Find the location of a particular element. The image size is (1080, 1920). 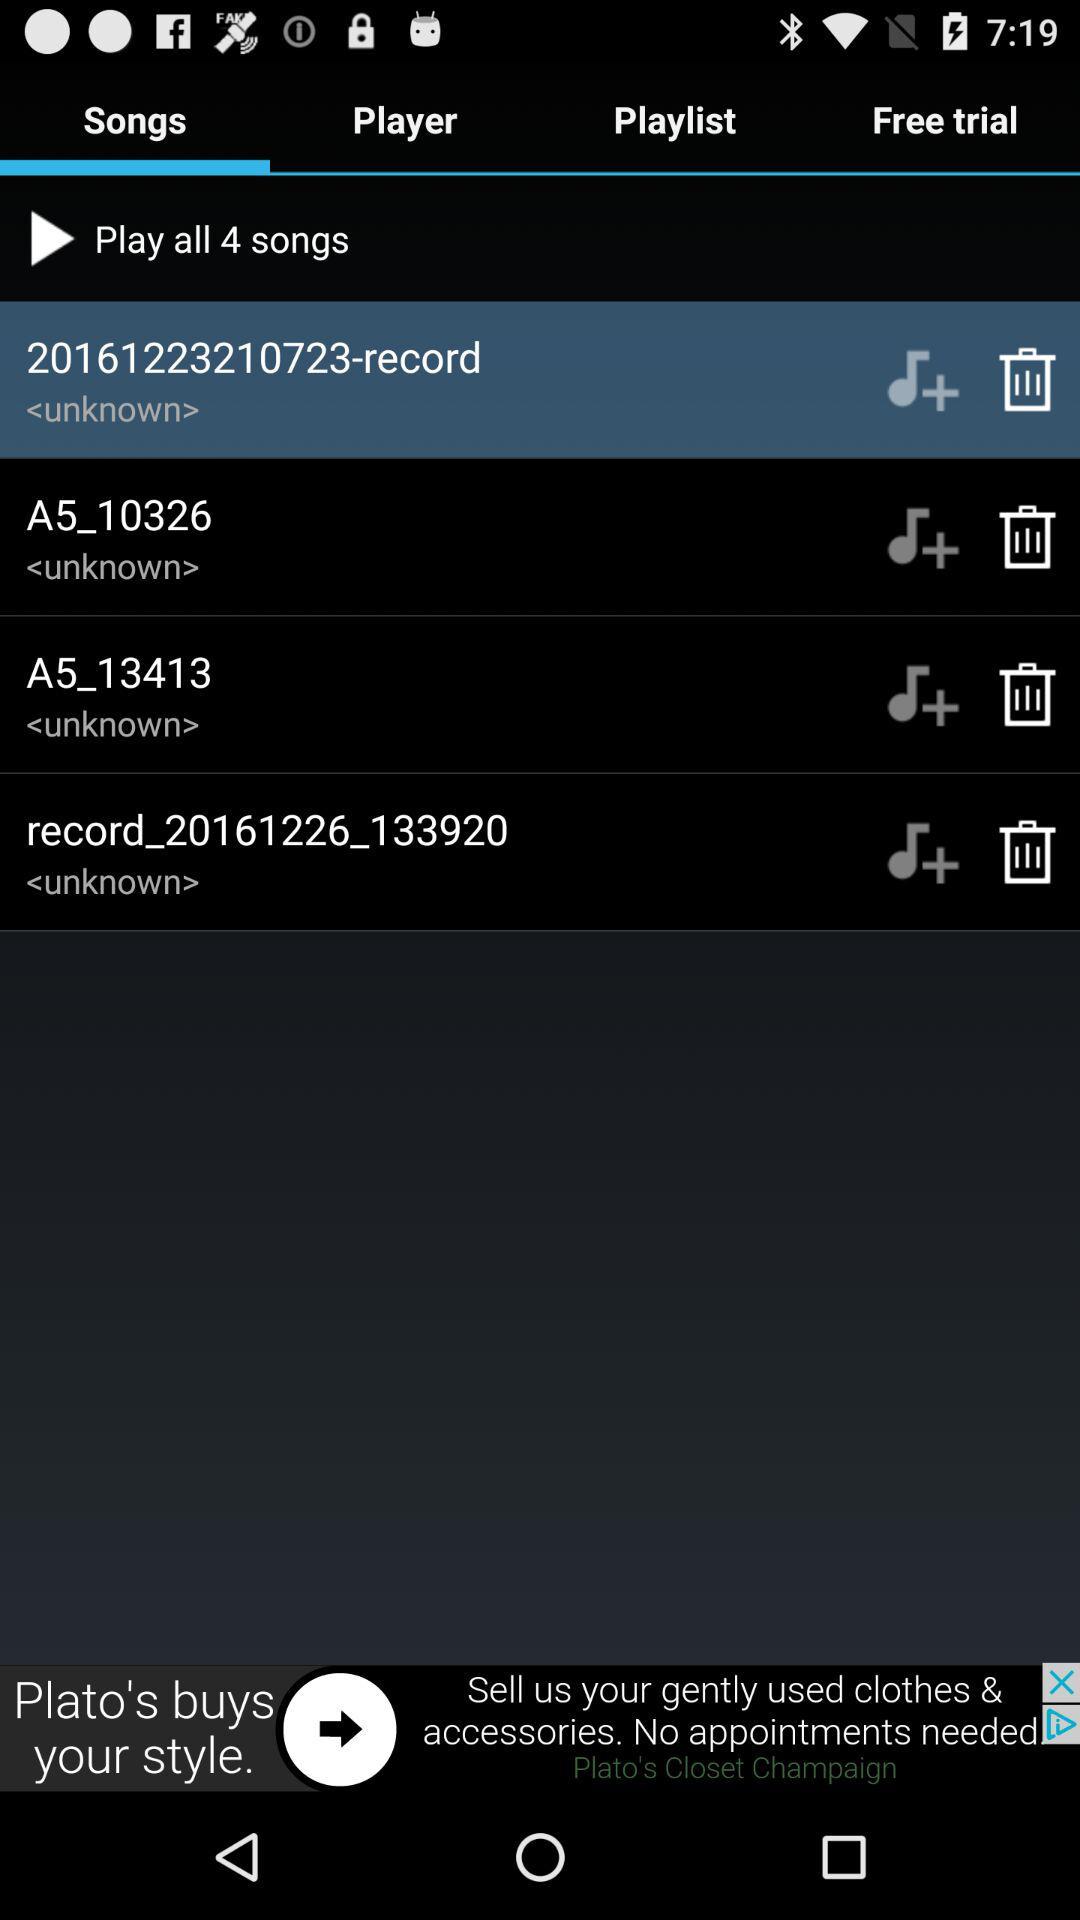

to liked songs is located at coordinates (922, 537).